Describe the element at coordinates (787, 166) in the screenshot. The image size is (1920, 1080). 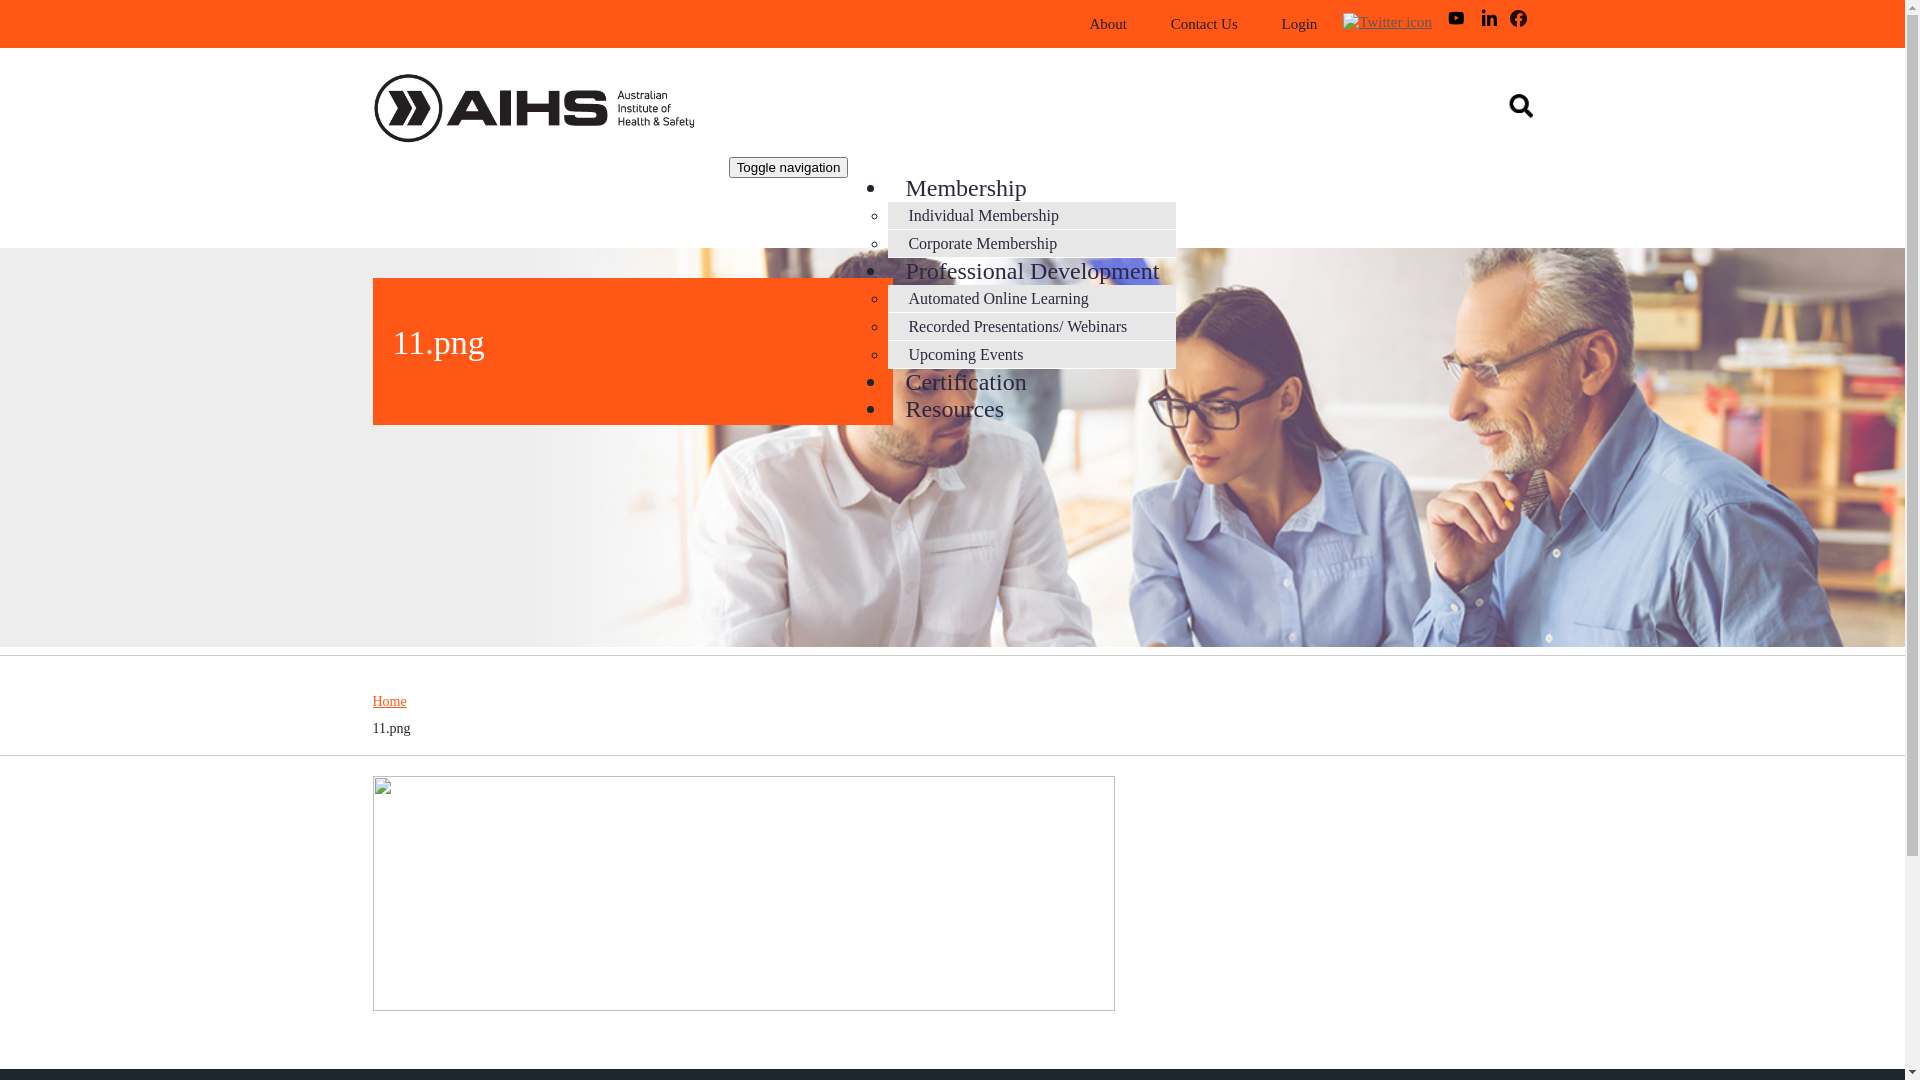
I see `'Toggle navigation'` at that location.